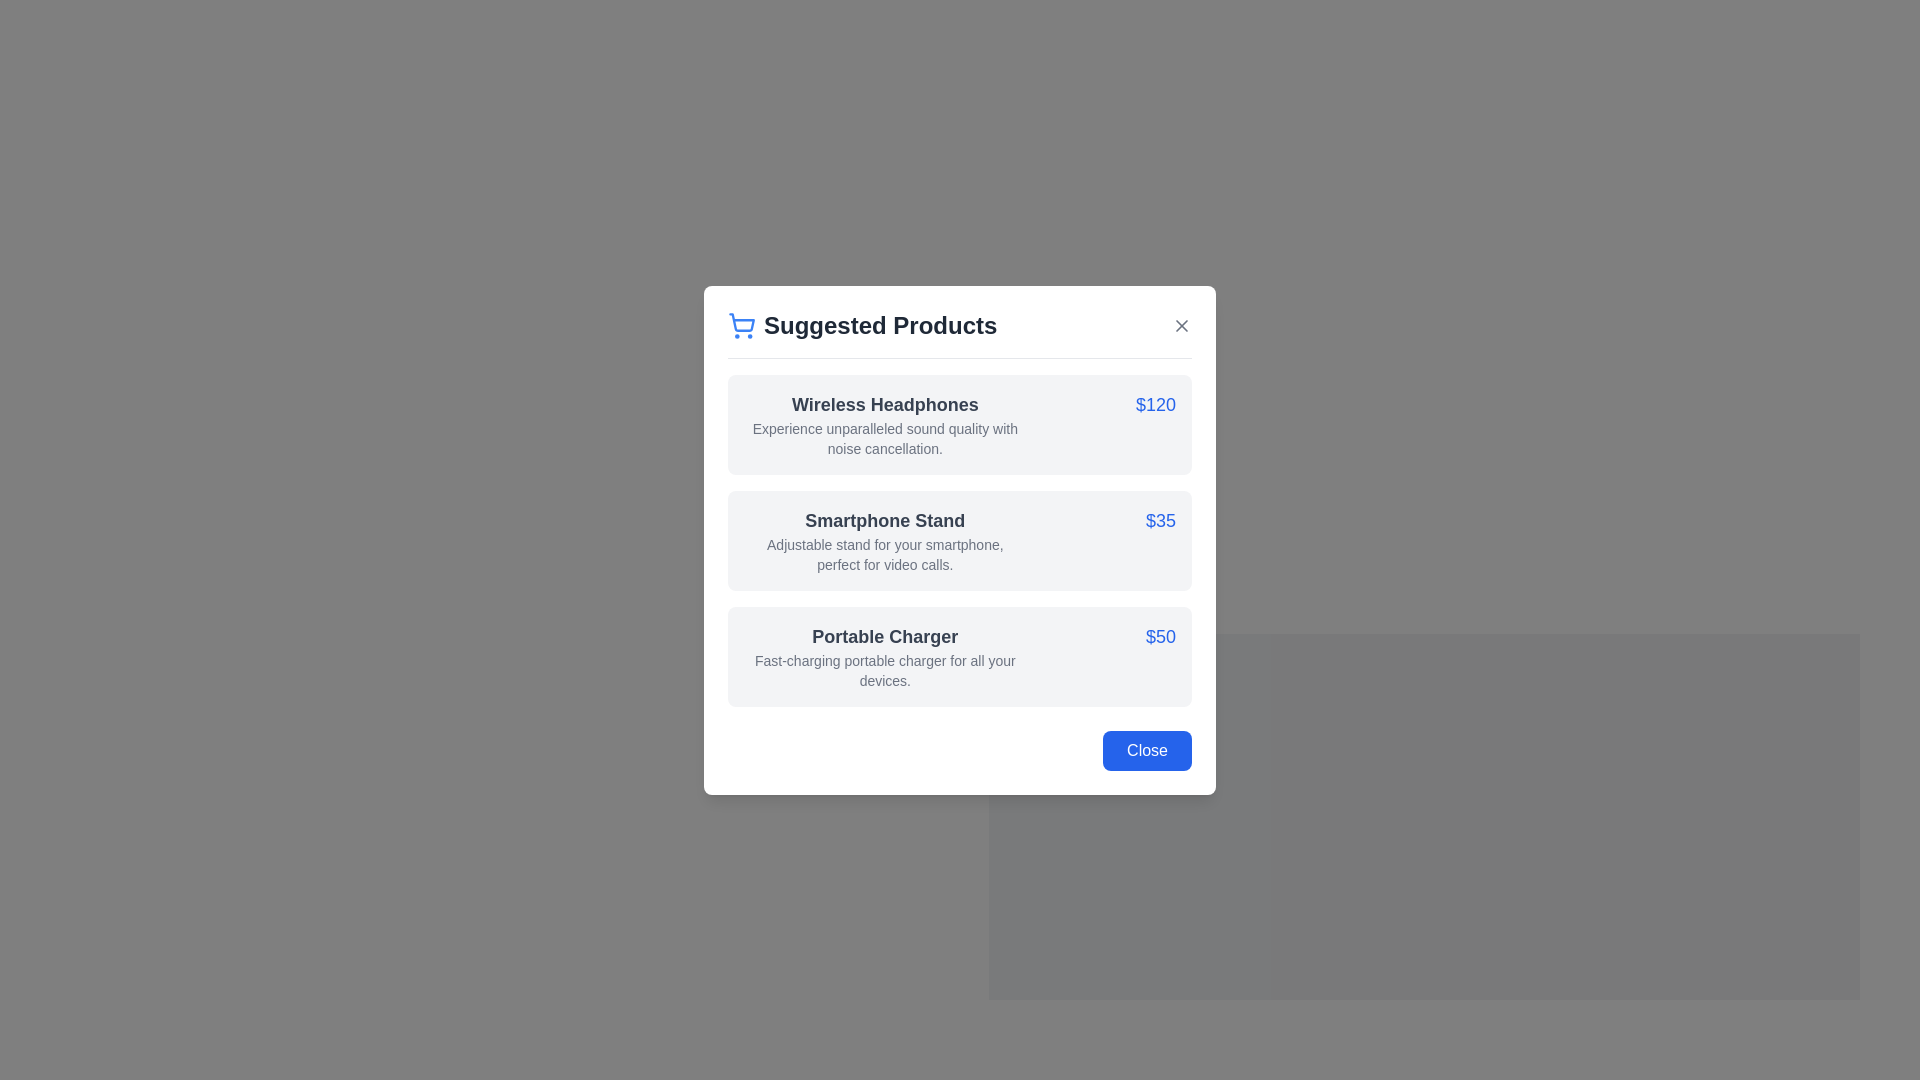  Describe the element at coordinates (884, 656) in the screenshot. I see `text of the informational item labeled 'Portable Charger' which includes the bold title and the description below it` at that location.